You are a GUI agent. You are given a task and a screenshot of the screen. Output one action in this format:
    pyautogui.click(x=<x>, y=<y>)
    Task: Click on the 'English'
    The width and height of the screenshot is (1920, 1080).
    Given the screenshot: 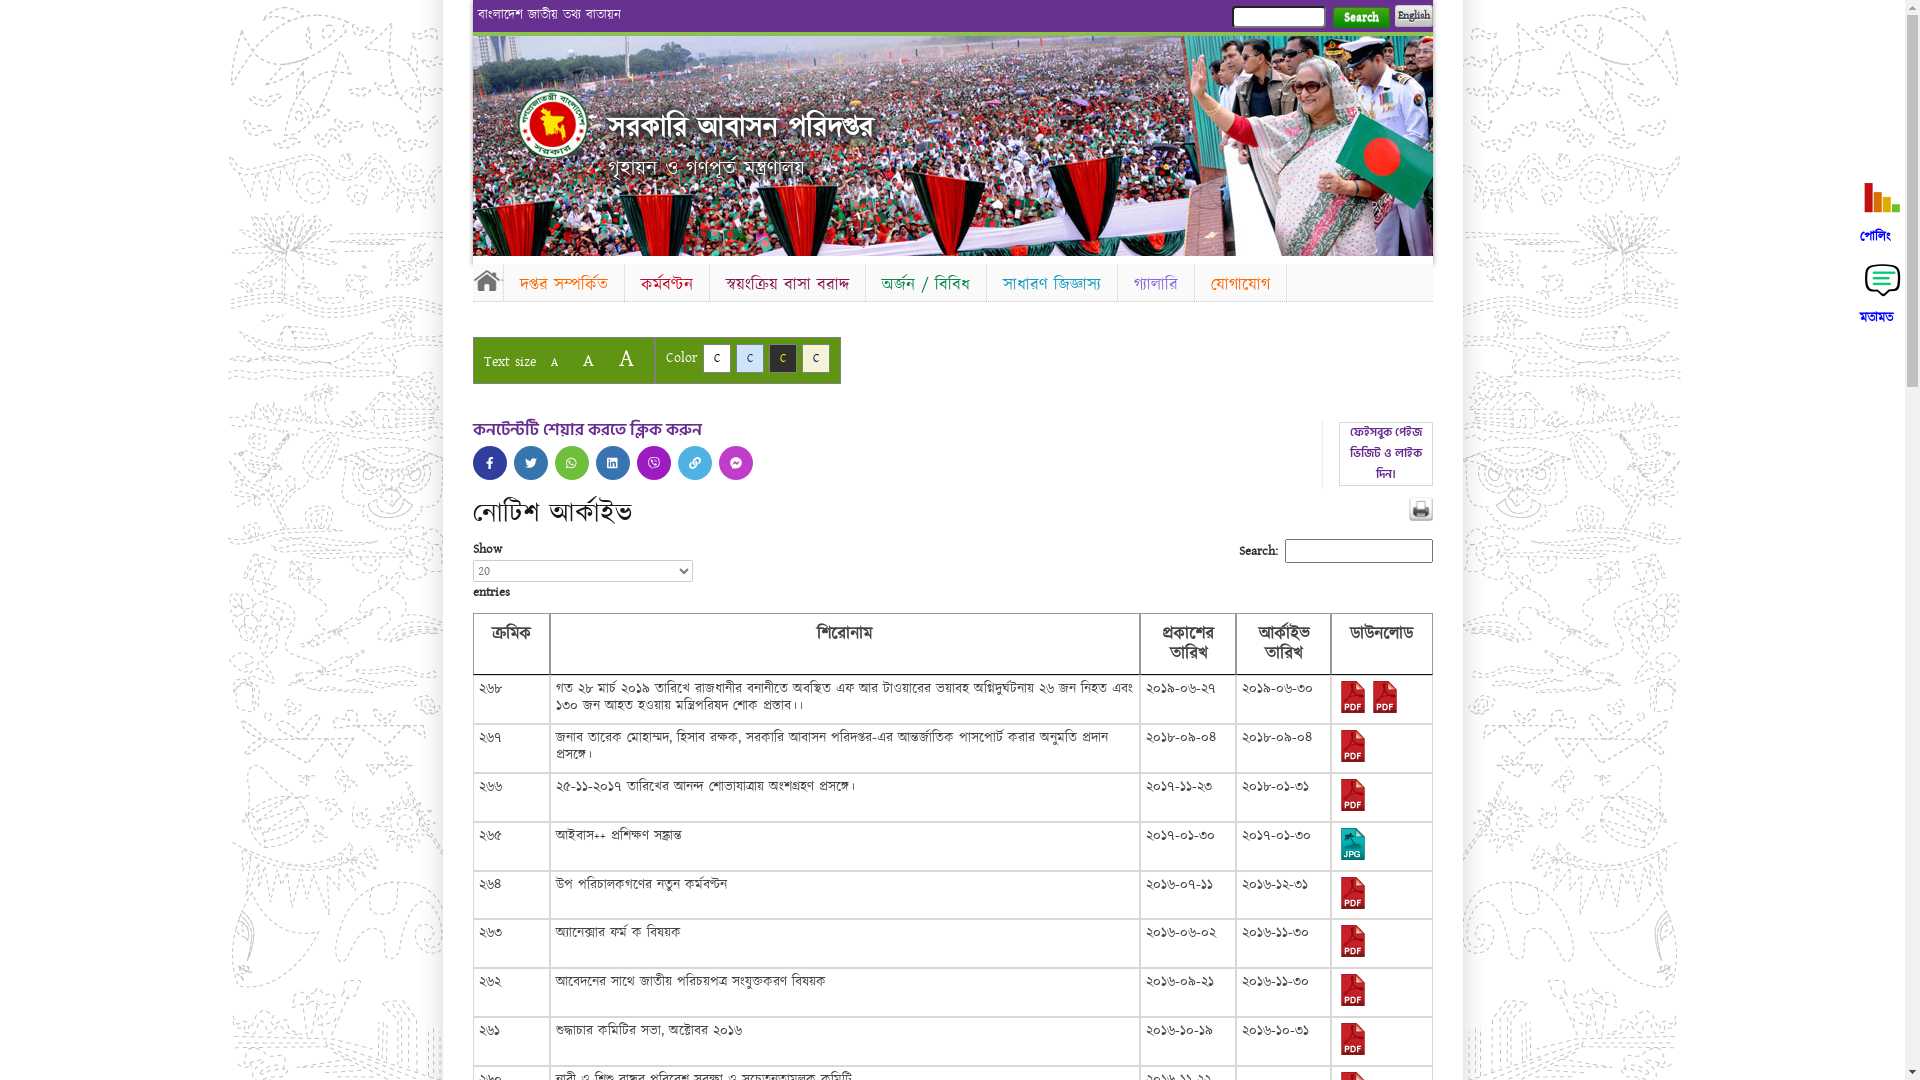 What is the action you would take?
    pyautogui.click(x=1411, y=15)
    